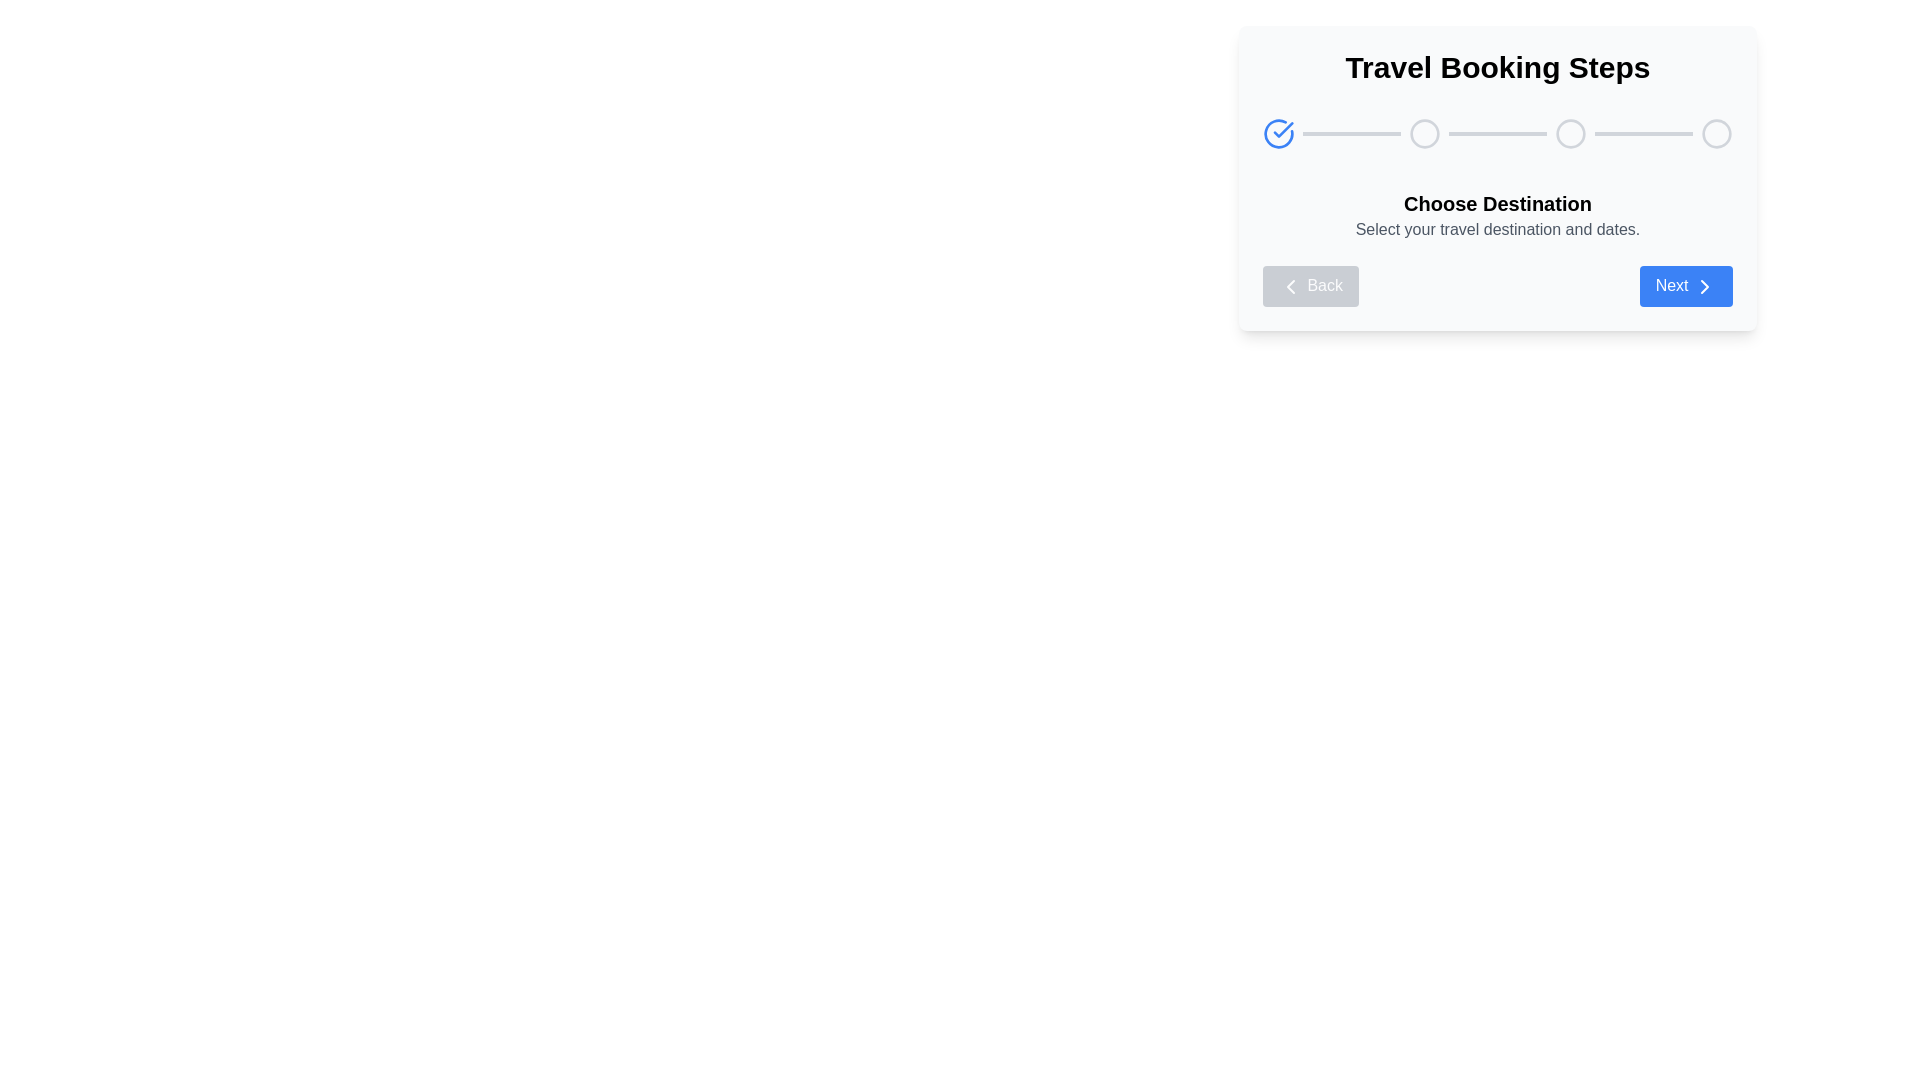  Describe the element at coordinates (1497, 134) in the screenshot. I see `the horizontal progress bar with step indicators located below the 'Travel Booking Steps' heading and above the 'Choose Destination' section` at that location.